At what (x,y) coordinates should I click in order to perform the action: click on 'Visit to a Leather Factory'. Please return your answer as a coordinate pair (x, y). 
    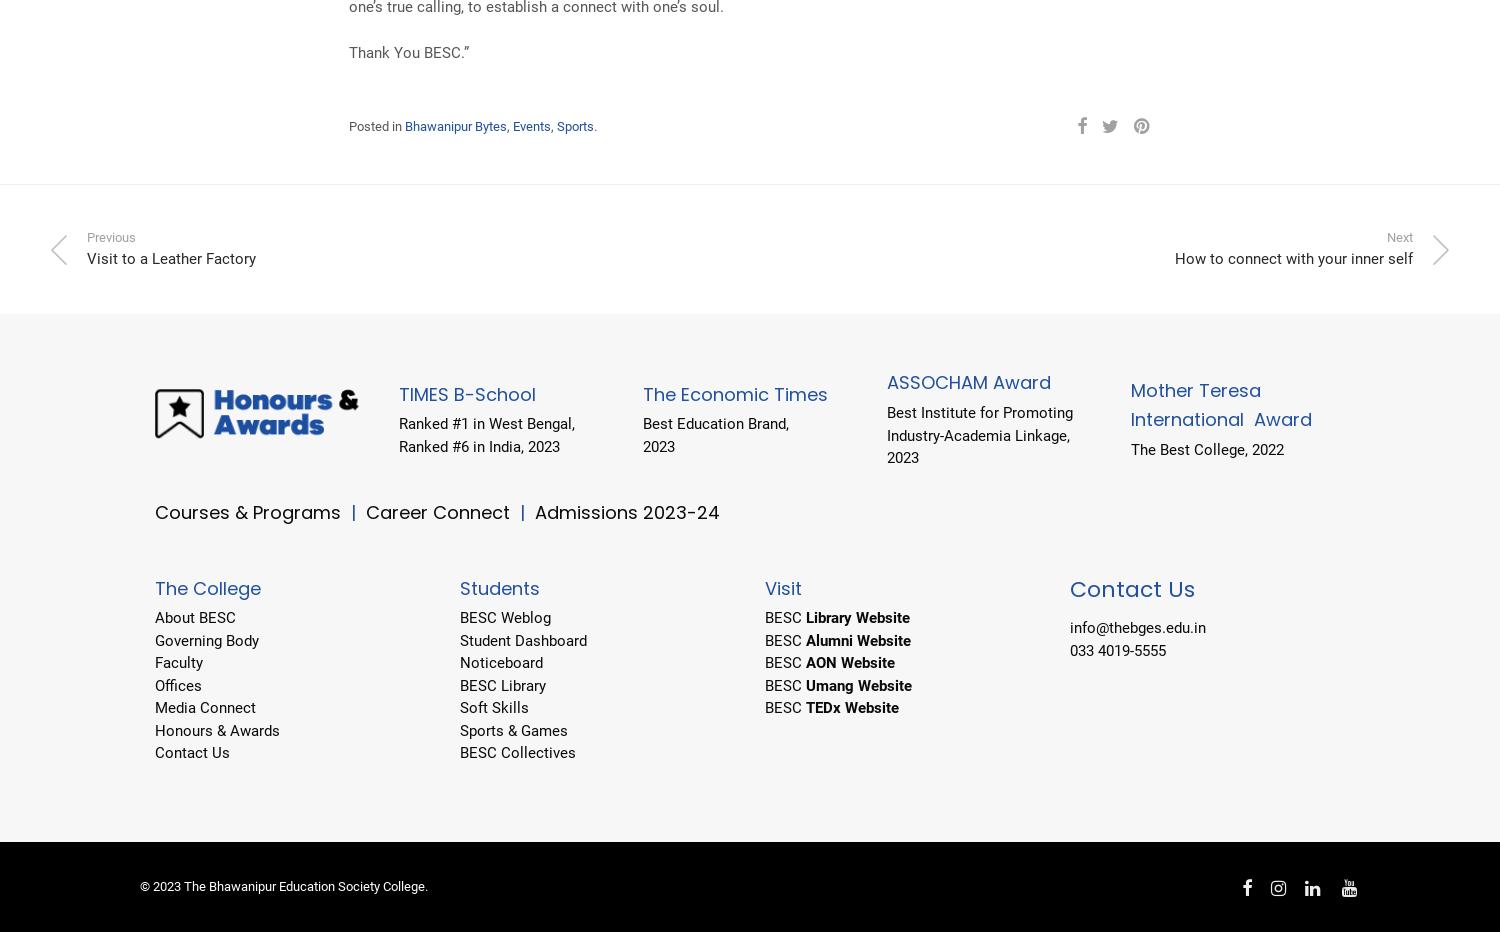
    Looking at the image, I should click on (171, 258).